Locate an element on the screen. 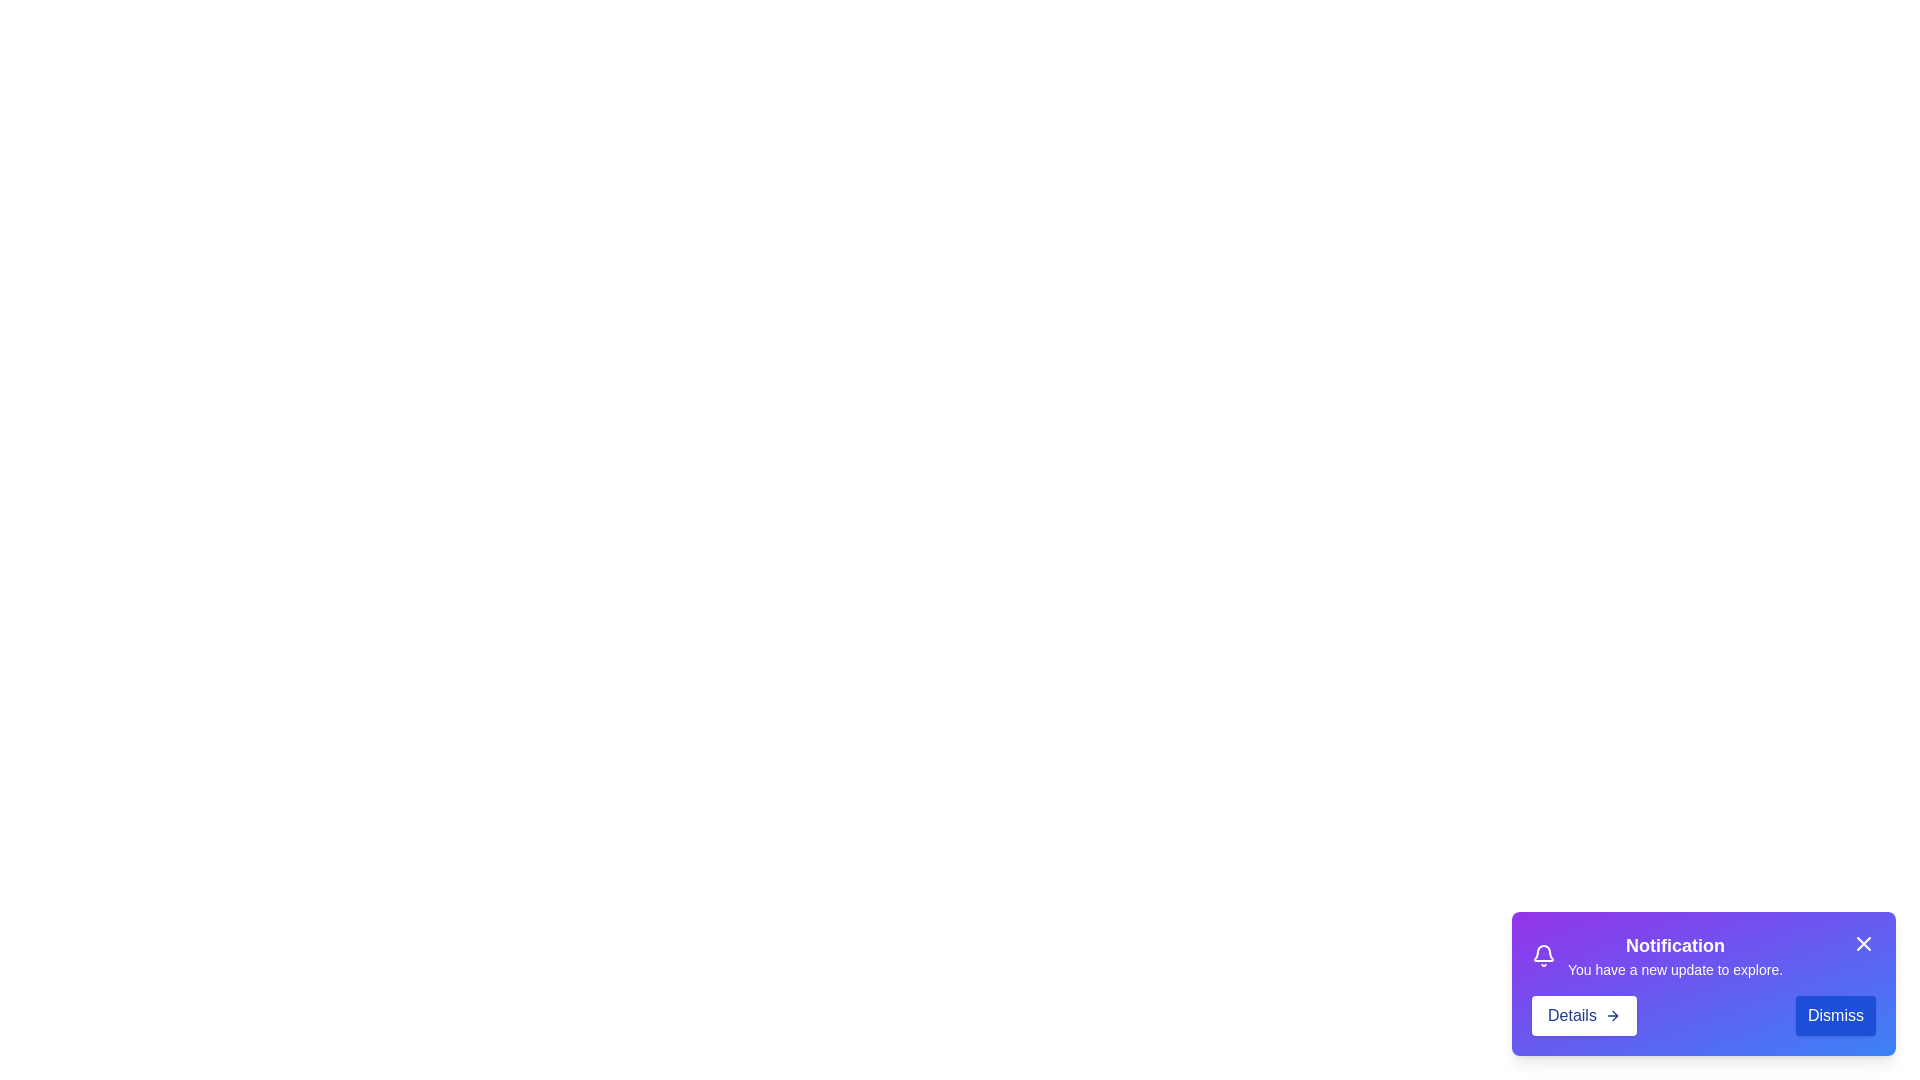 Image resolution: width=1920 pixels, height=1080 pixels. the button located in the bottom-right corner of the notification card, which provides a detailed view or additional information related to the notification is located at coordinates (1583, 1015).